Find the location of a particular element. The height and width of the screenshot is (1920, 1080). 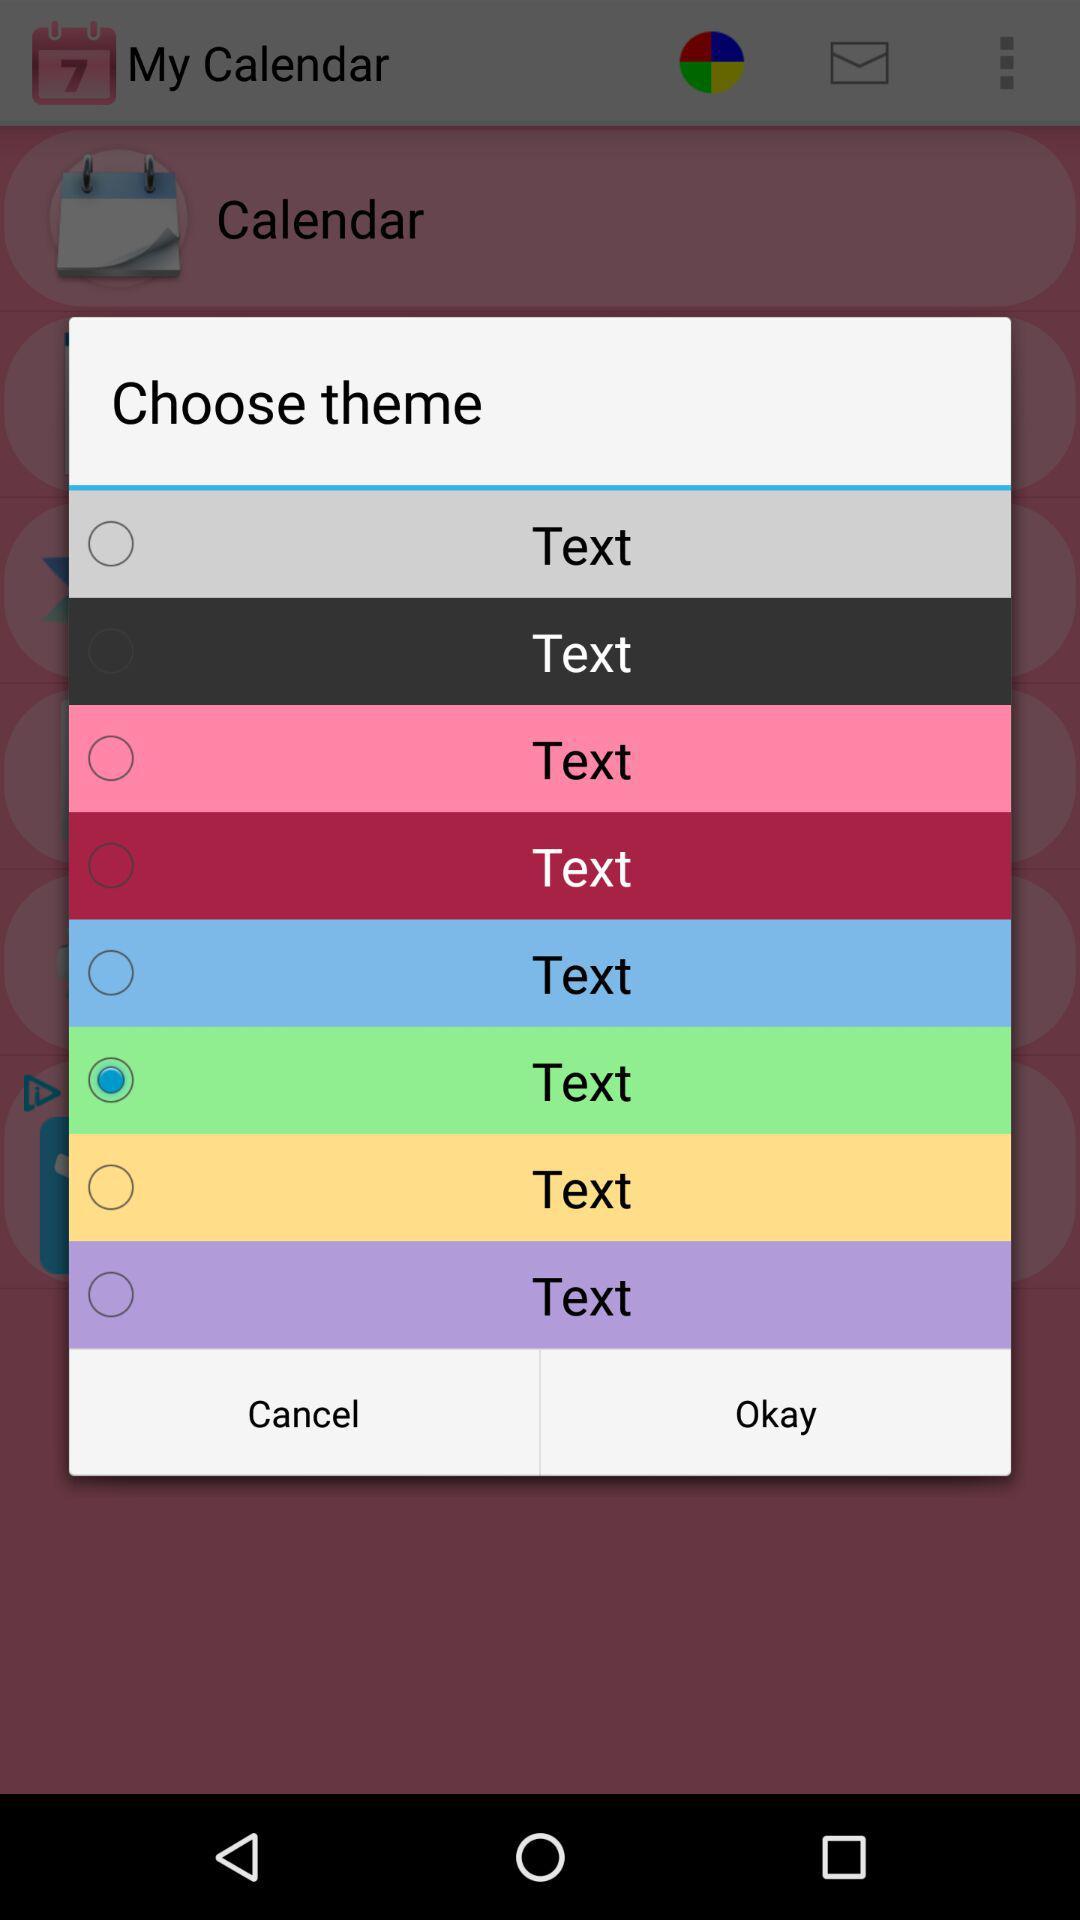

cancel is located at coordinates (304, 1411).